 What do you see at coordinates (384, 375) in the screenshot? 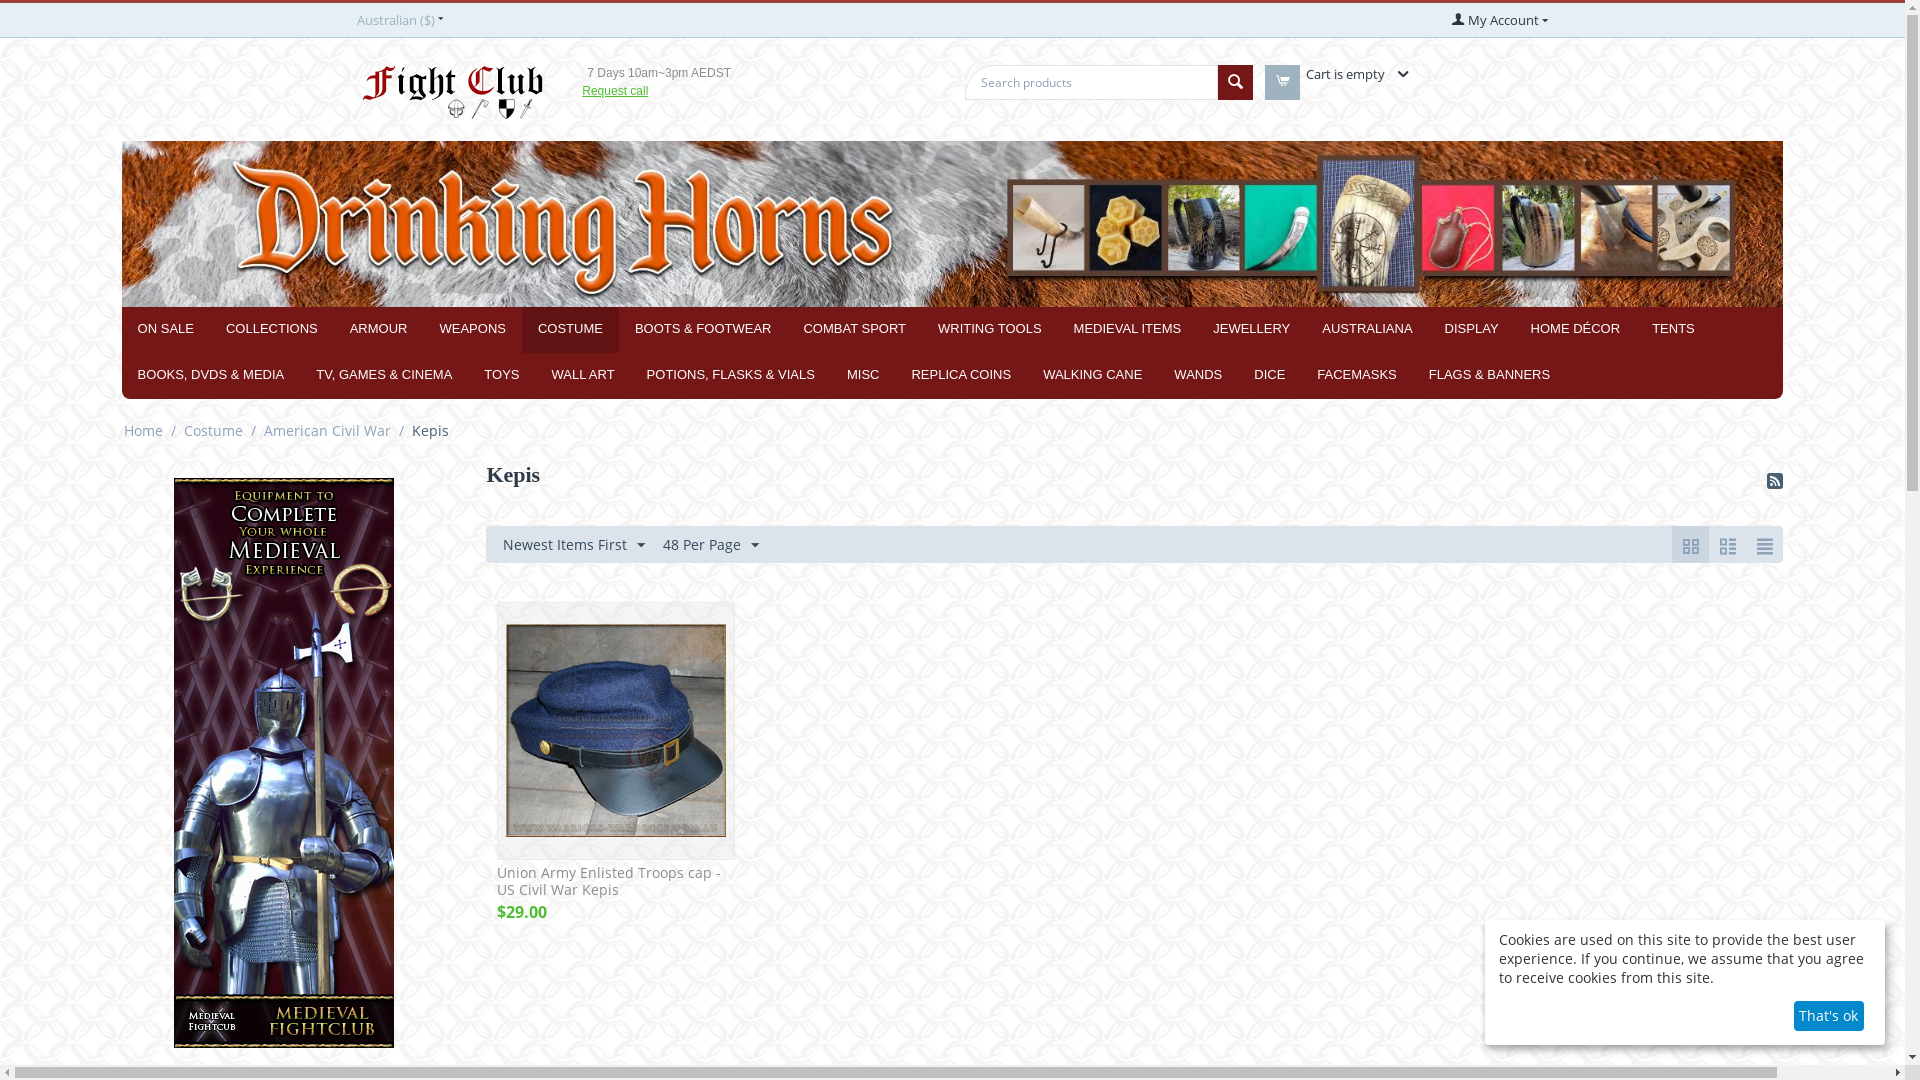
I see `'TV, GAMES & CINEMA'` at bounding box center [384, 375].